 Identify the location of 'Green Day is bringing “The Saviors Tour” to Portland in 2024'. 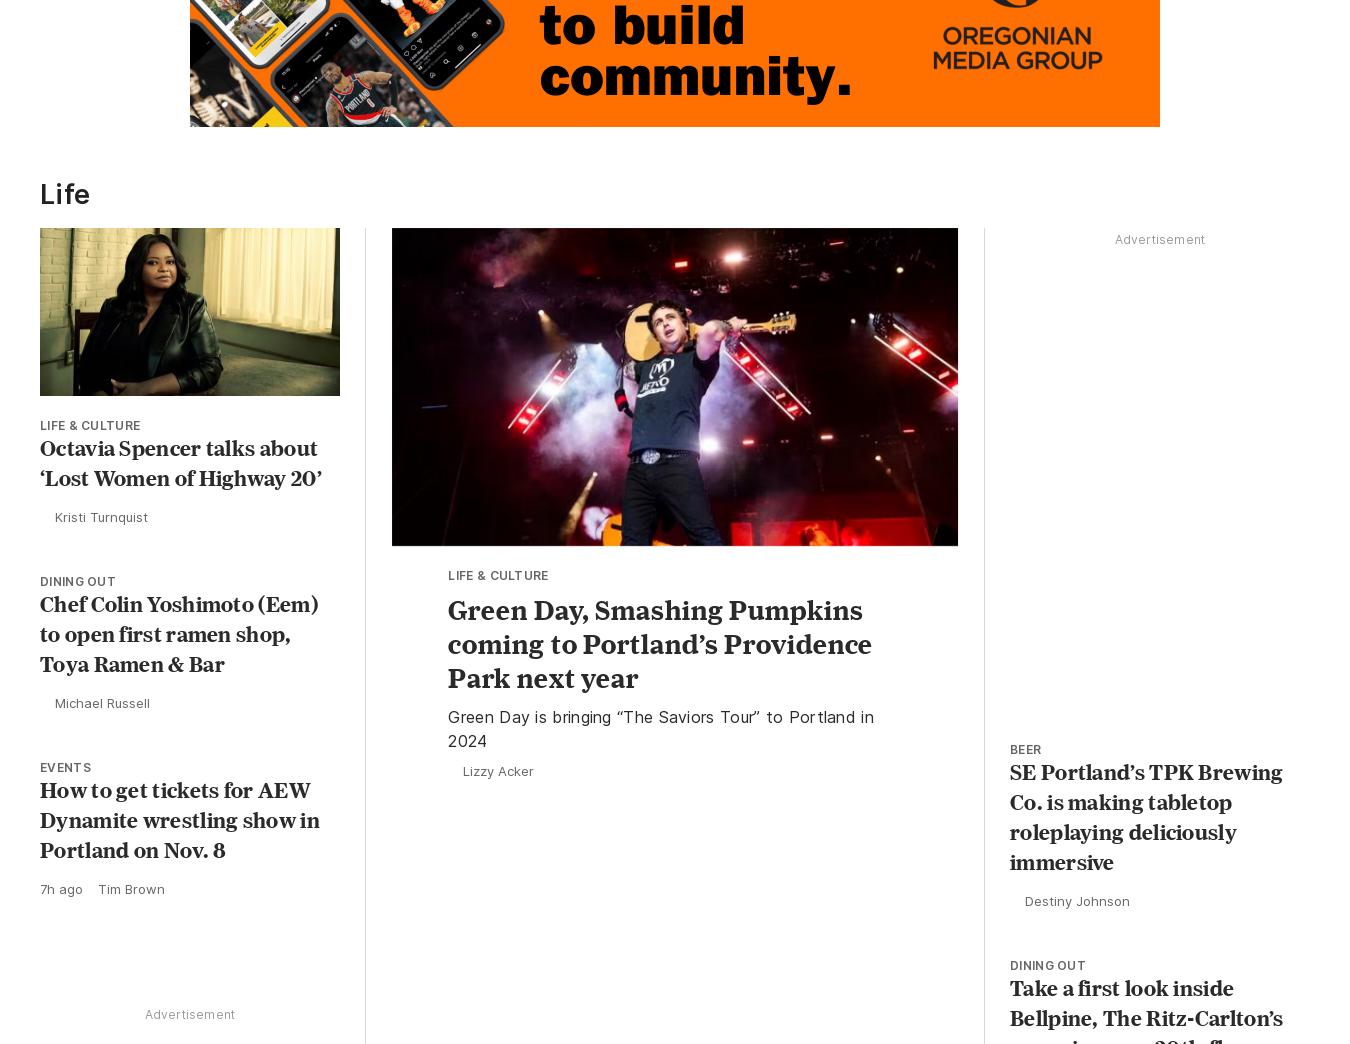
(660, 732).